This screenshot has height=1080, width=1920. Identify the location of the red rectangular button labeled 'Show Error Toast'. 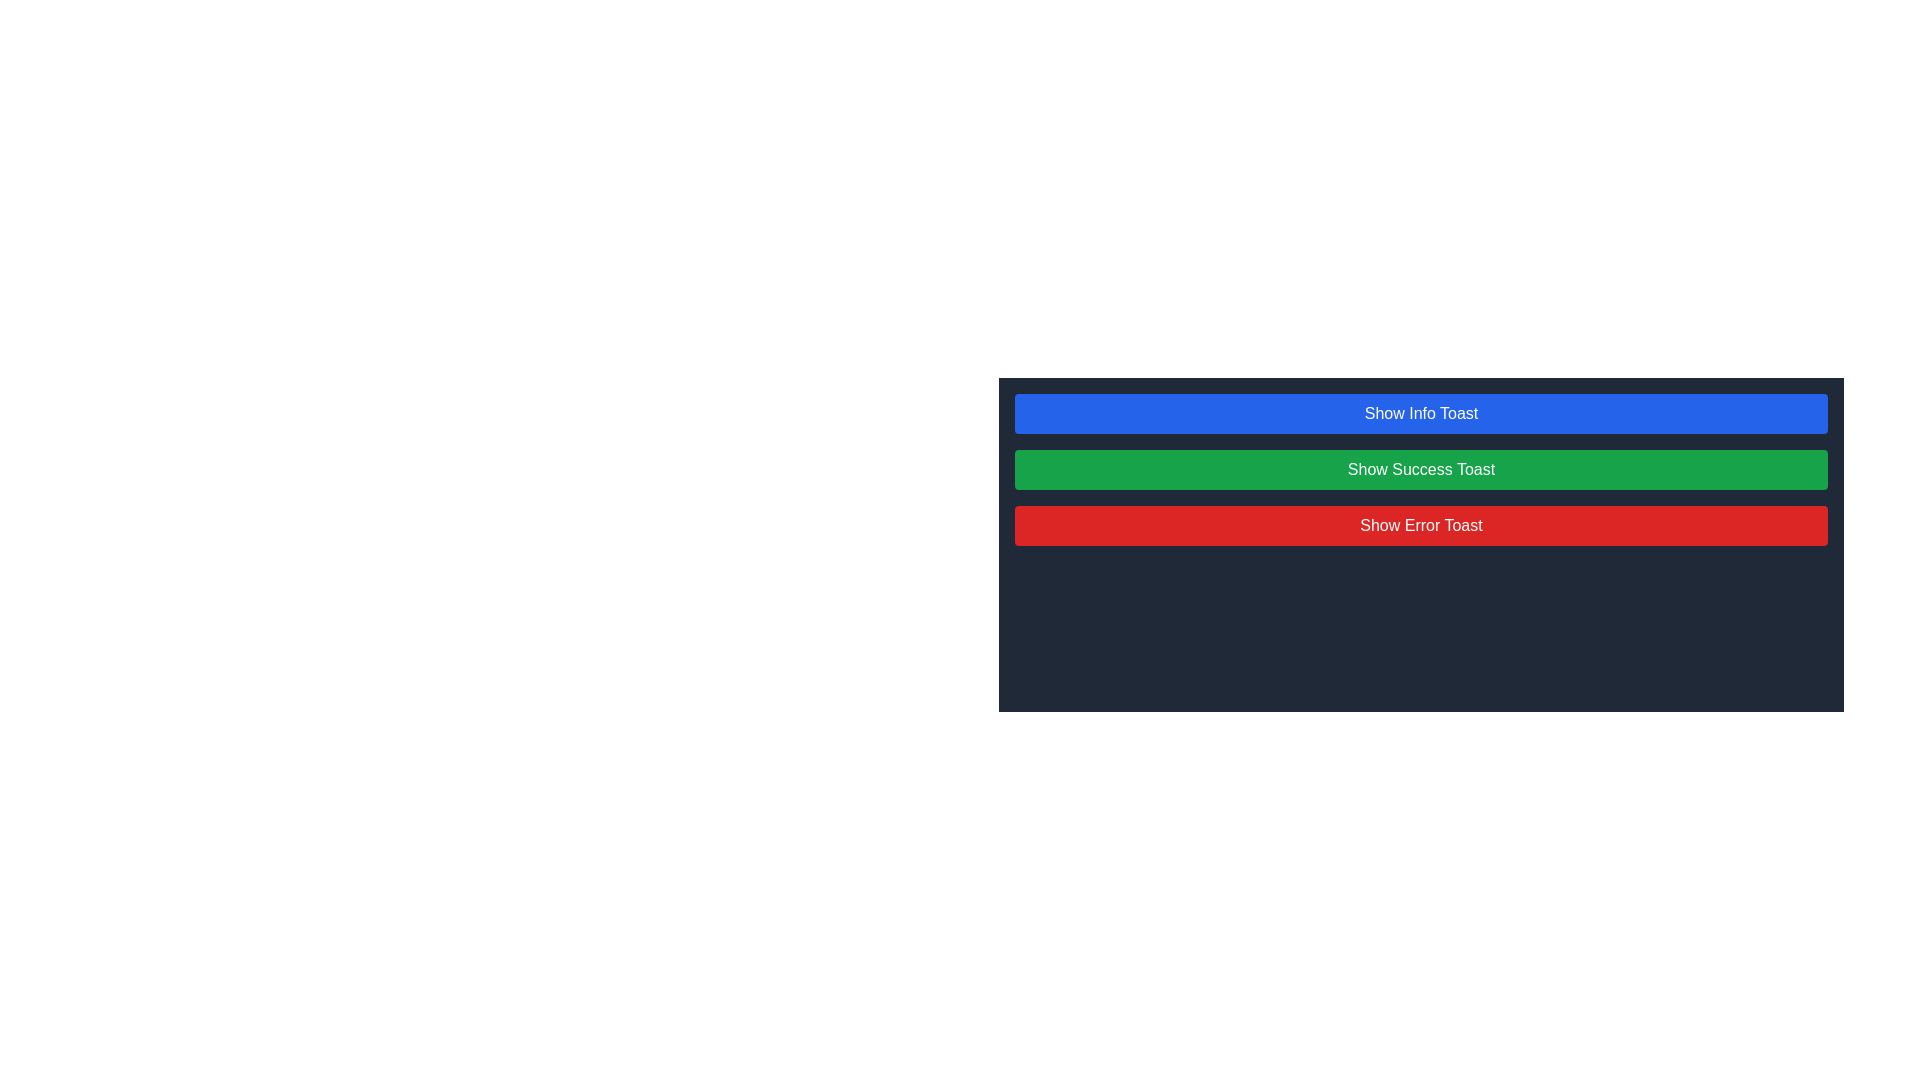
(1420, 524).